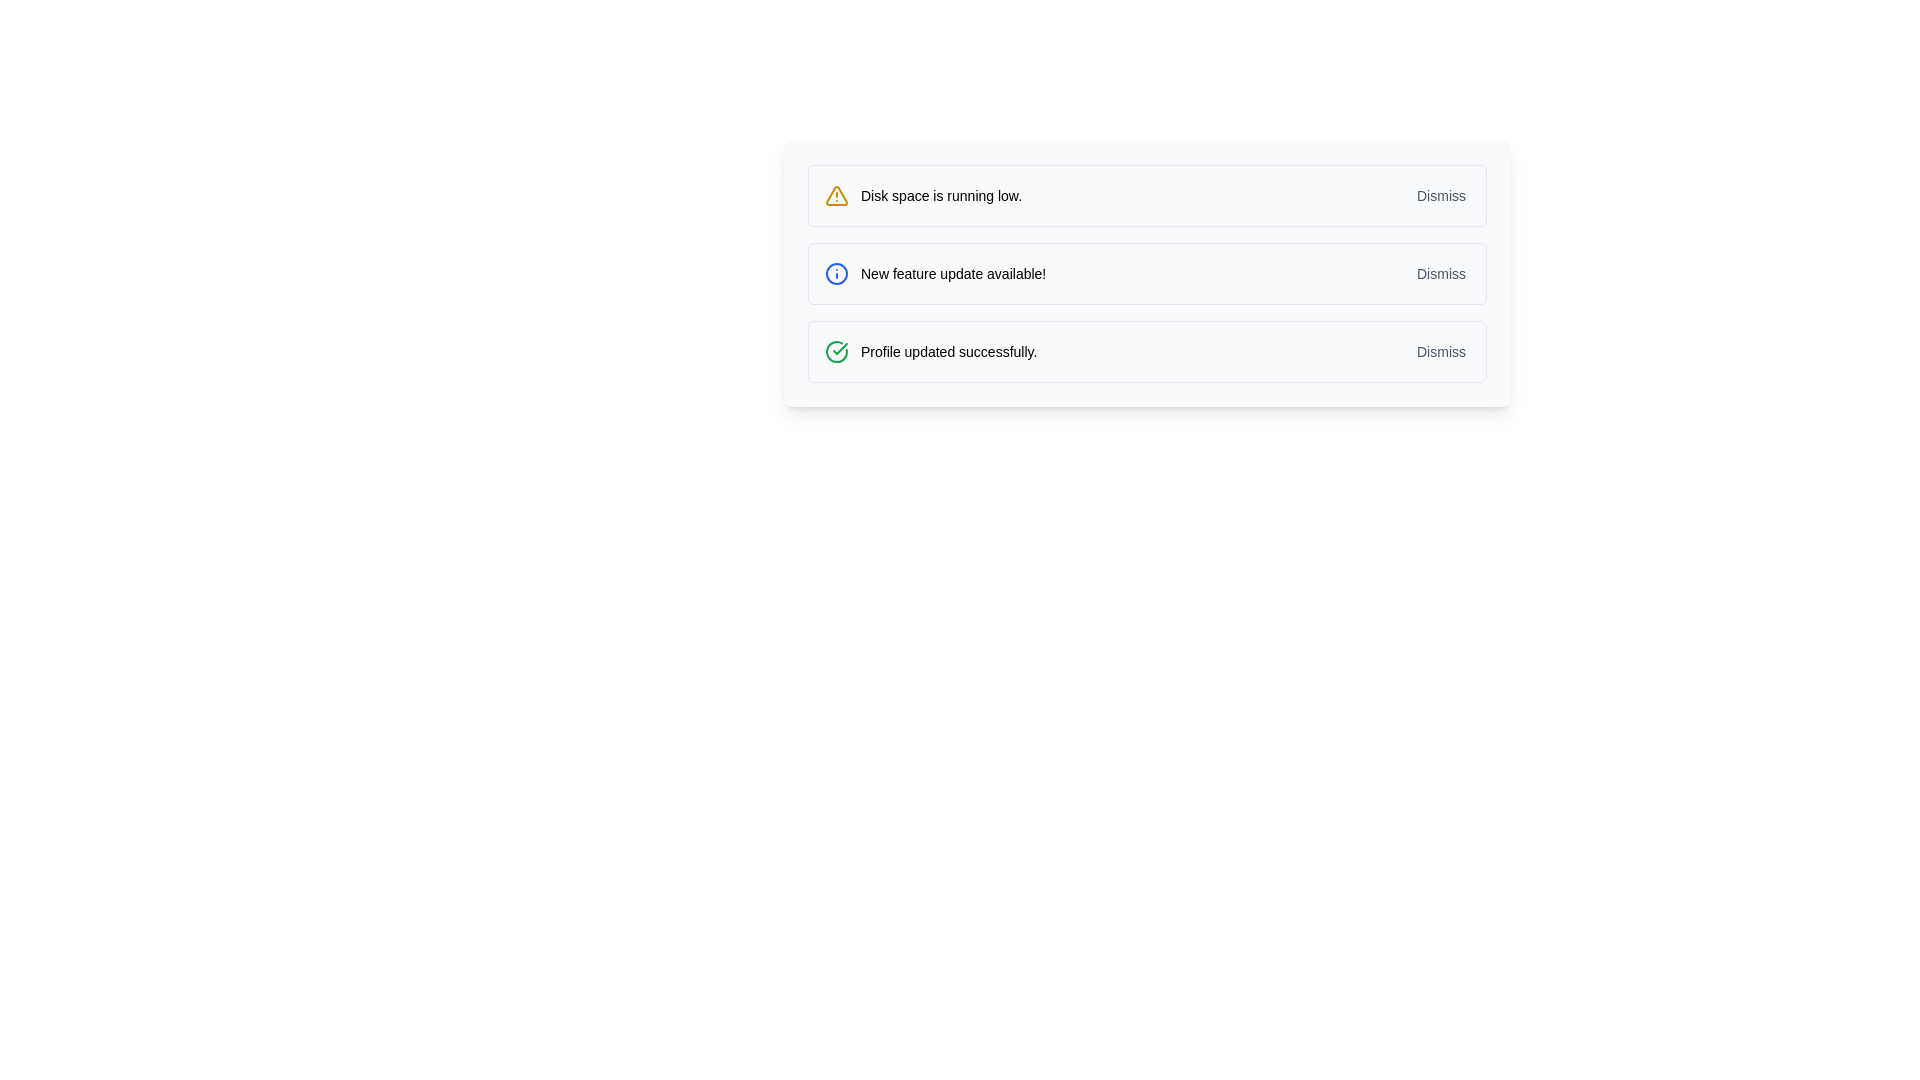 The width and height of the screenshot is (1920, 1080). Describe the element at coordinates (836, 196) in the screenshot. I see `the warning icon indicating low disk space, which is located on the leftmost side of the notification bar` at that location.